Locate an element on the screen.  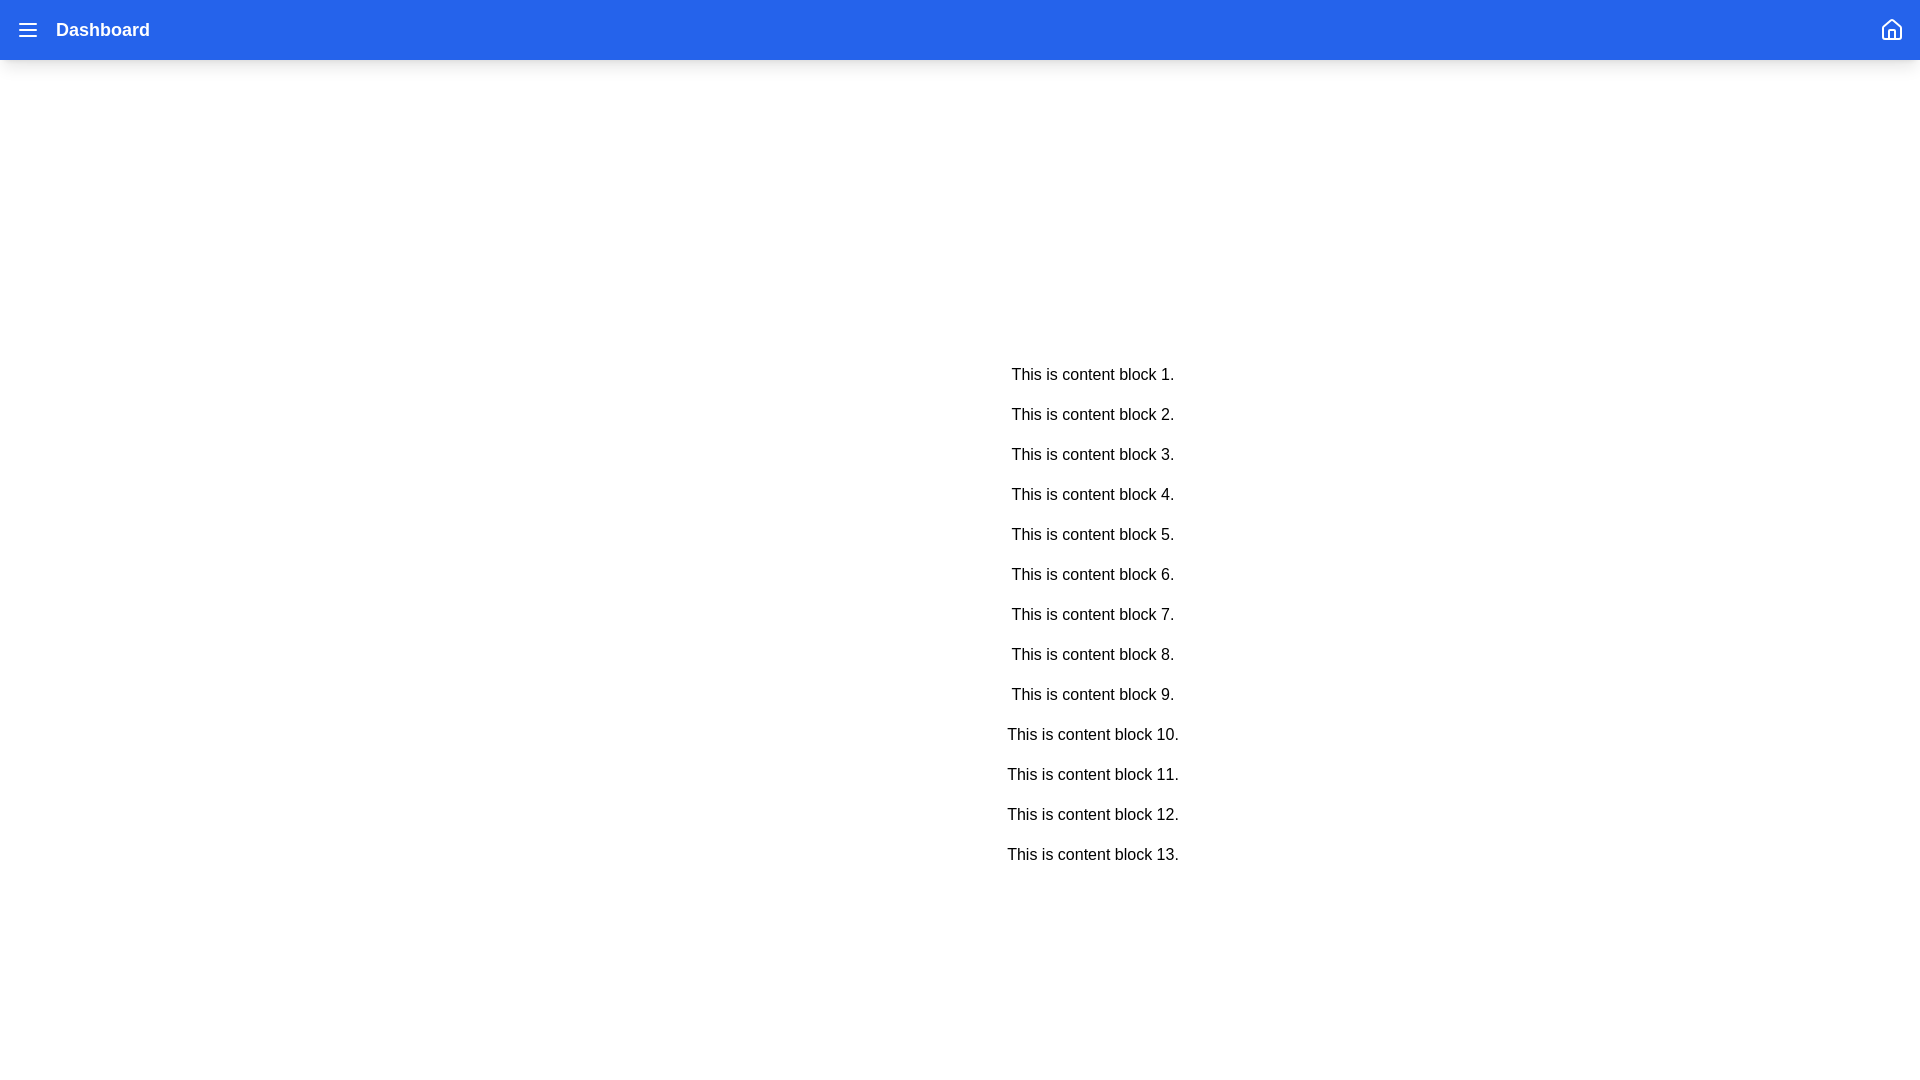
the ninth static text block is located at coordinates (1092, 693).